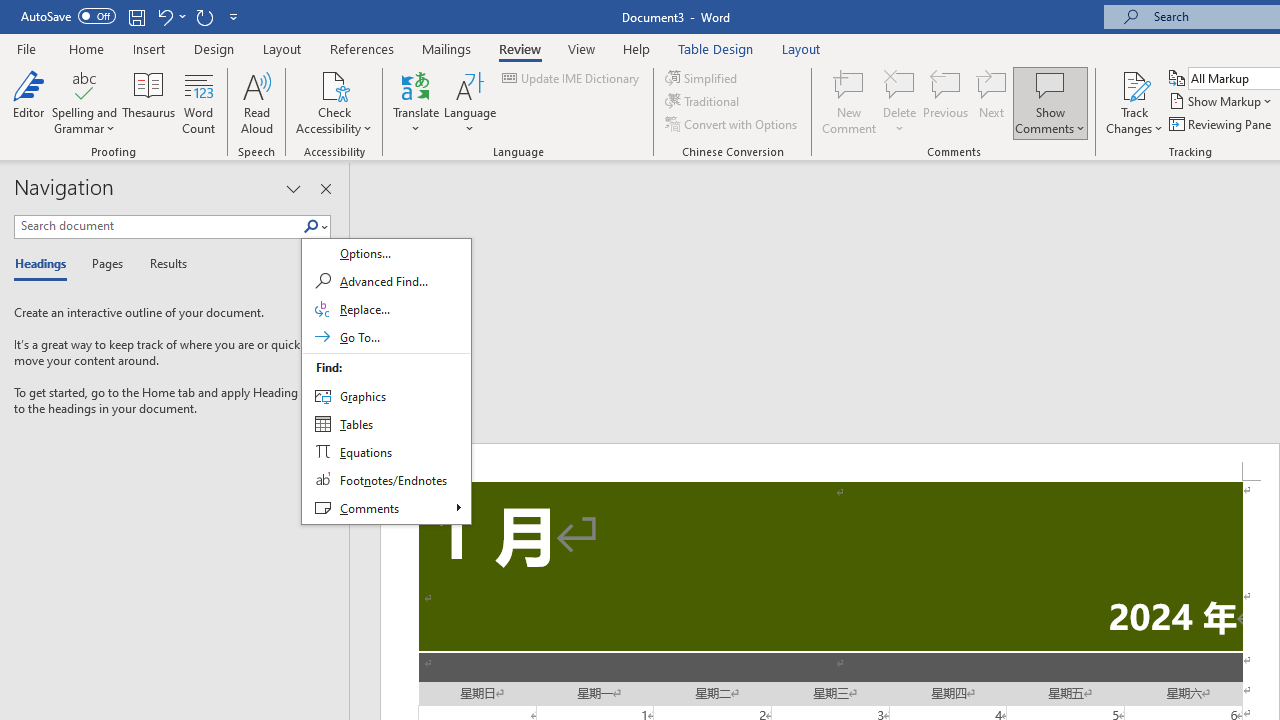 The image size is (1280, 720). I want to click on 'Spelling and Grammar', so click(84, 103).